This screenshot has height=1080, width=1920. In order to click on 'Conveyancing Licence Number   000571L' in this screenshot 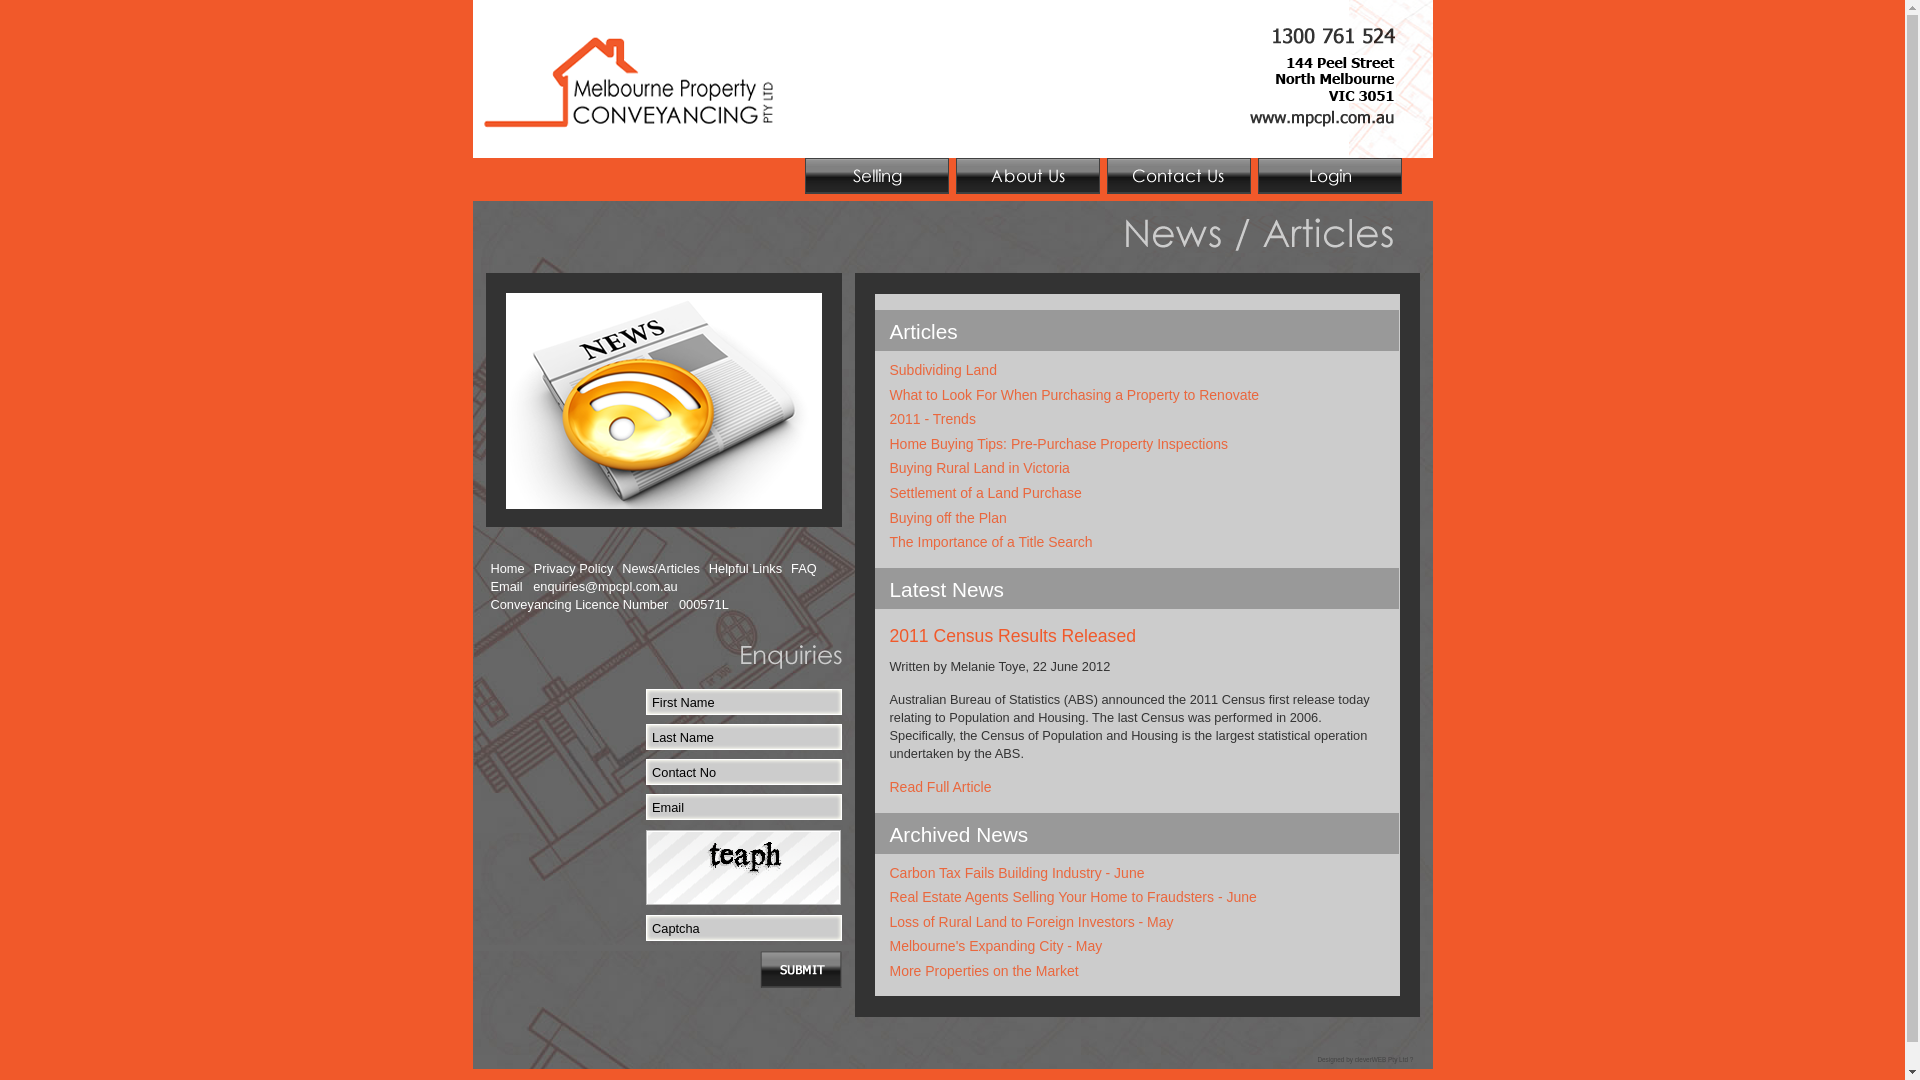, I will do `click(608, 604)`.